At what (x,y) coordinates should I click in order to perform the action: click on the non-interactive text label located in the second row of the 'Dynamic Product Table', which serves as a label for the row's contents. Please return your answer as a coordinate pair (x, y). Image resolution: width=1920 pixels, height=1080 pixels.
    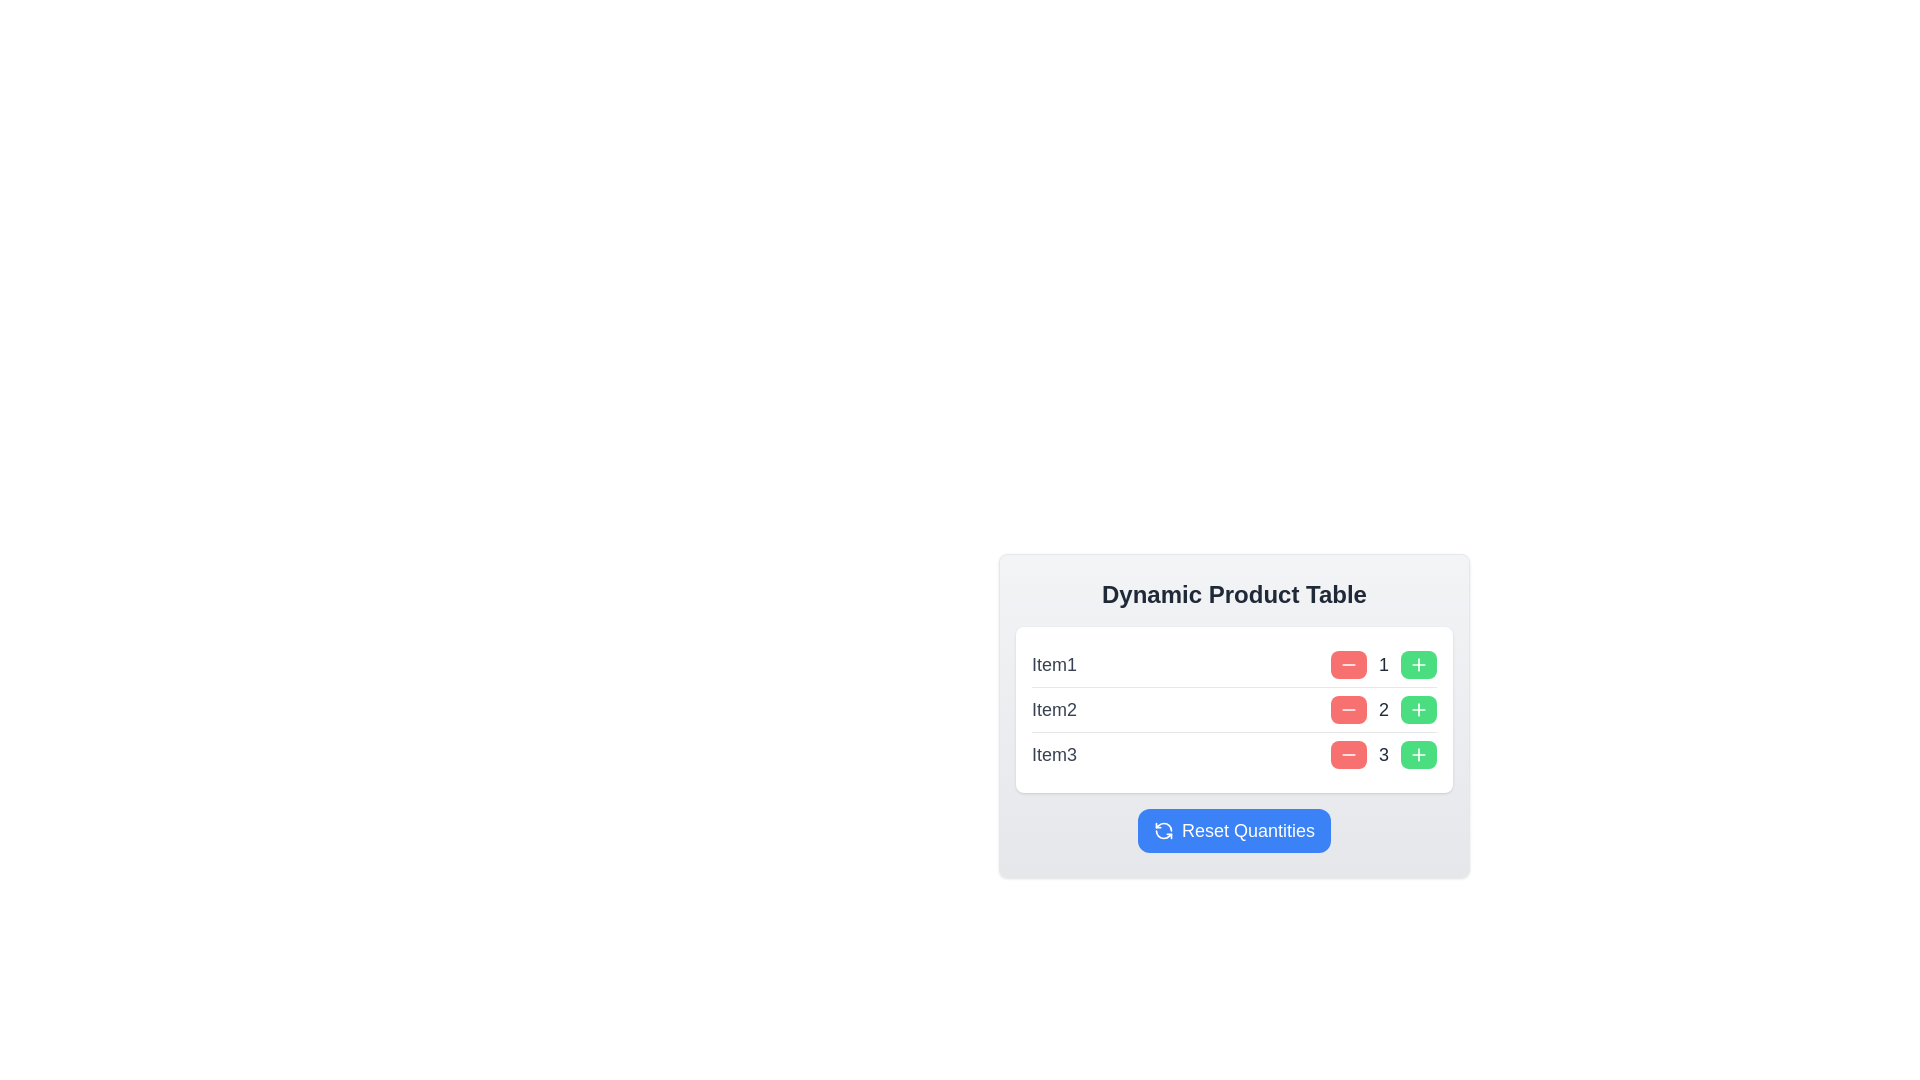
    Looking at the image, I should click on (1053, 708).